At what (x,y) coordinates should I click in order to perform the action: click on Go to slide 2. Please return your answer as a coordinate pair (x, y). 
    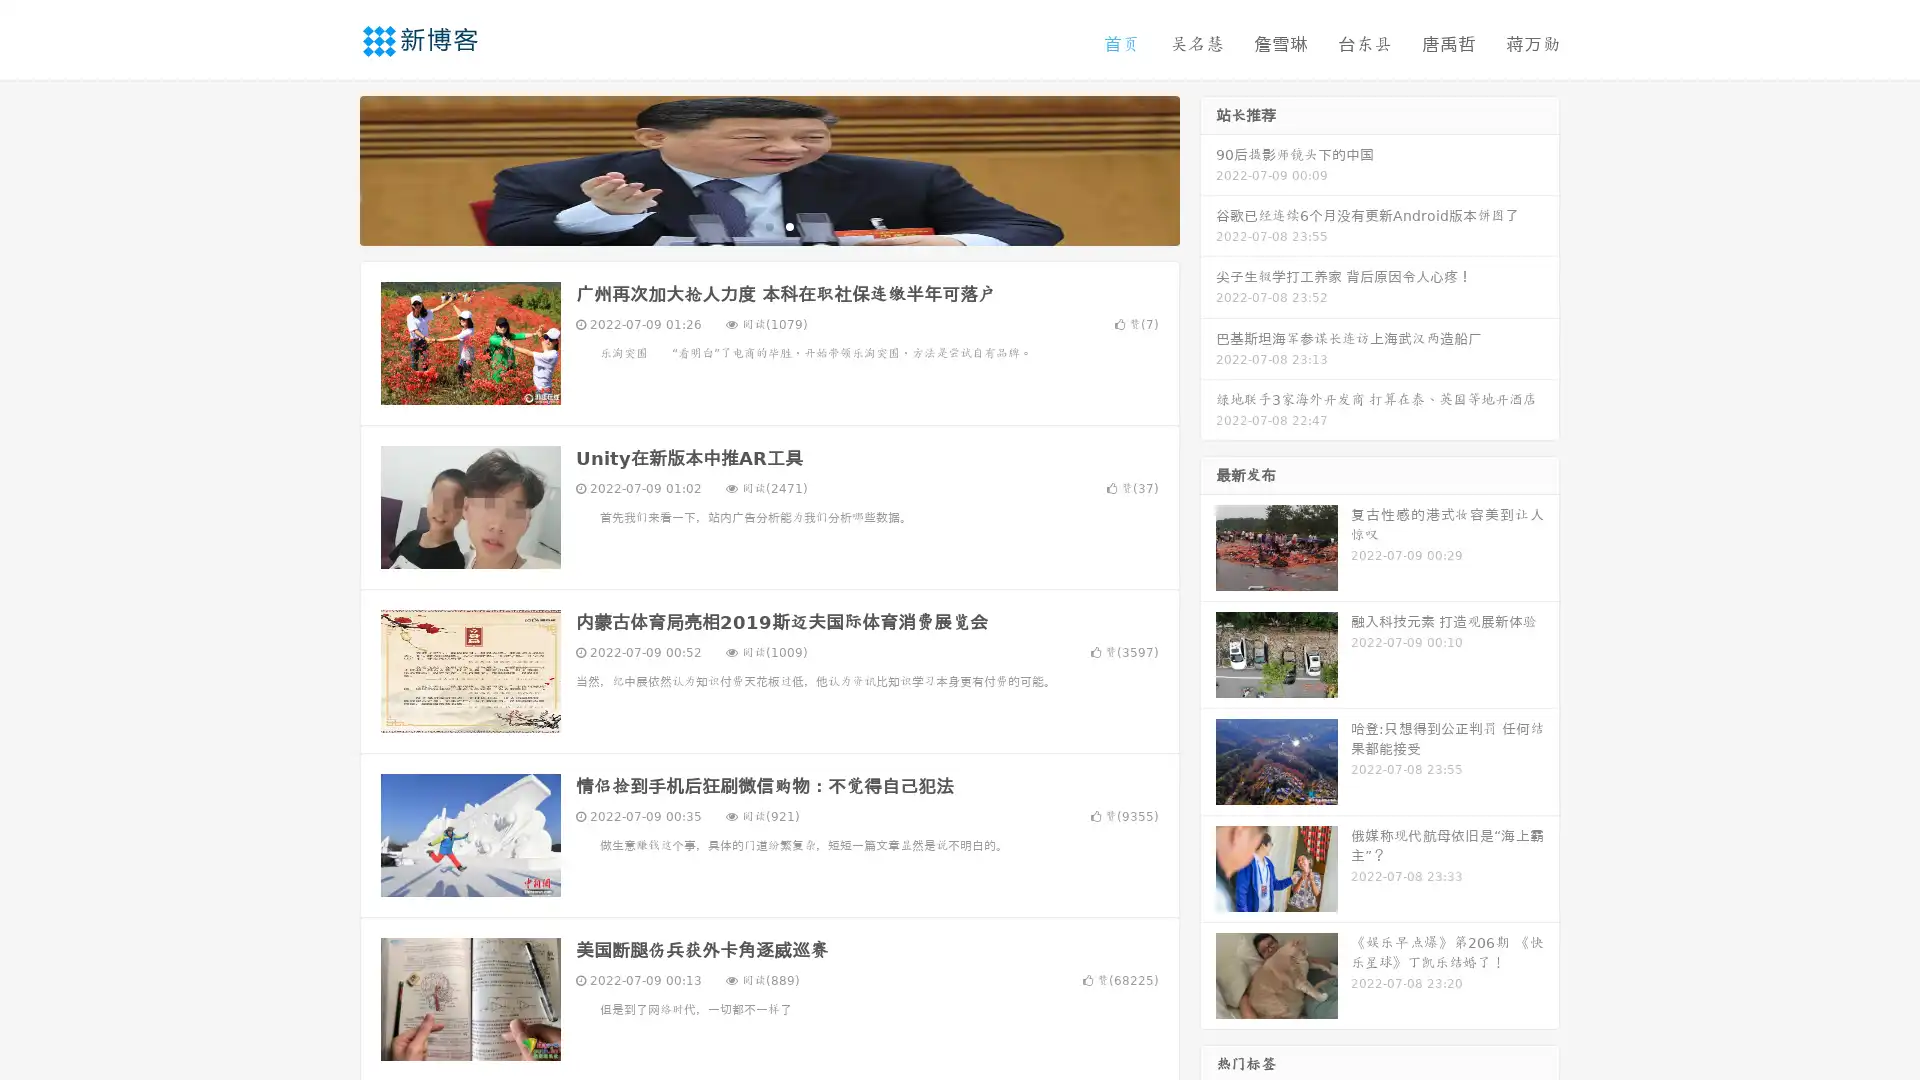
    Looking at the image, I should click on (768, 225).